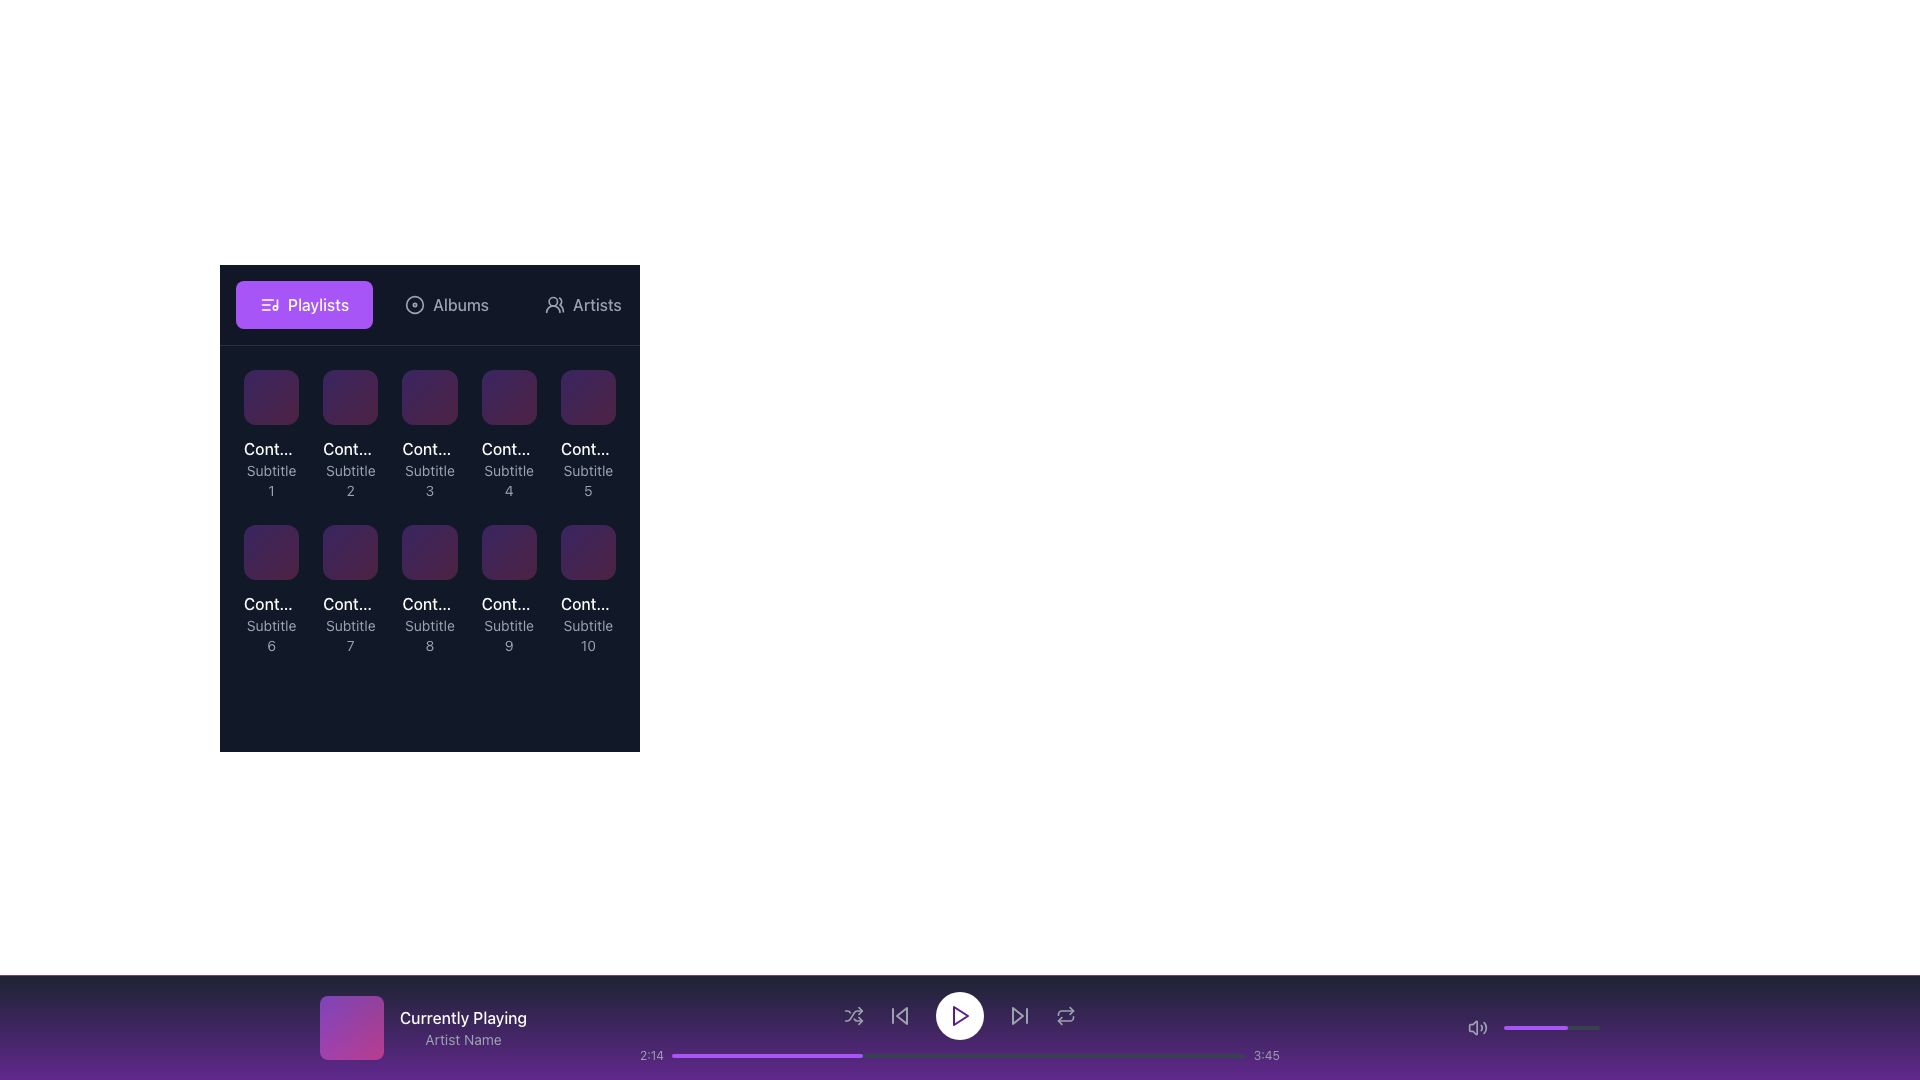 This screenshot has height=1080, width=1920. I want to click on progress, so click(935, 1055).